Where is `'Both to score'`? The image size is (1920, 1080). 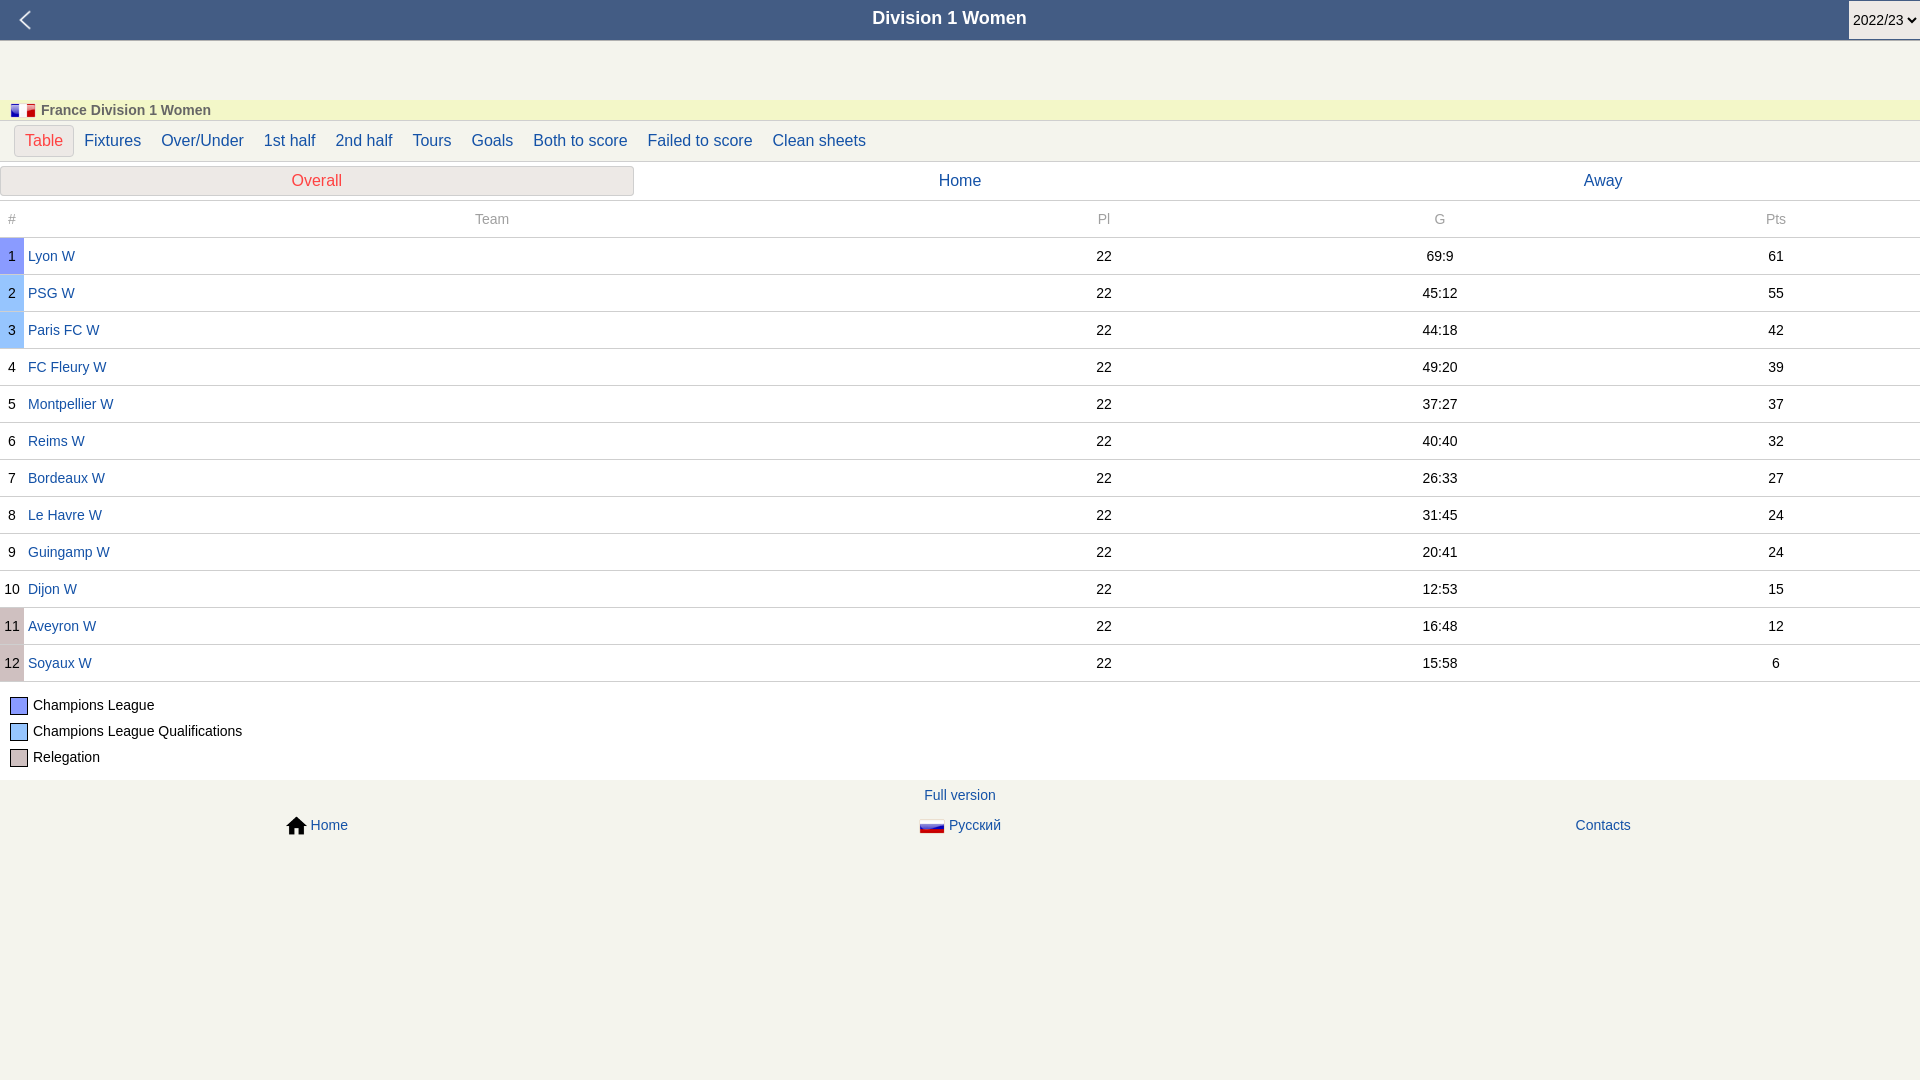
'Both to score' is located at coordinates (523, 140).